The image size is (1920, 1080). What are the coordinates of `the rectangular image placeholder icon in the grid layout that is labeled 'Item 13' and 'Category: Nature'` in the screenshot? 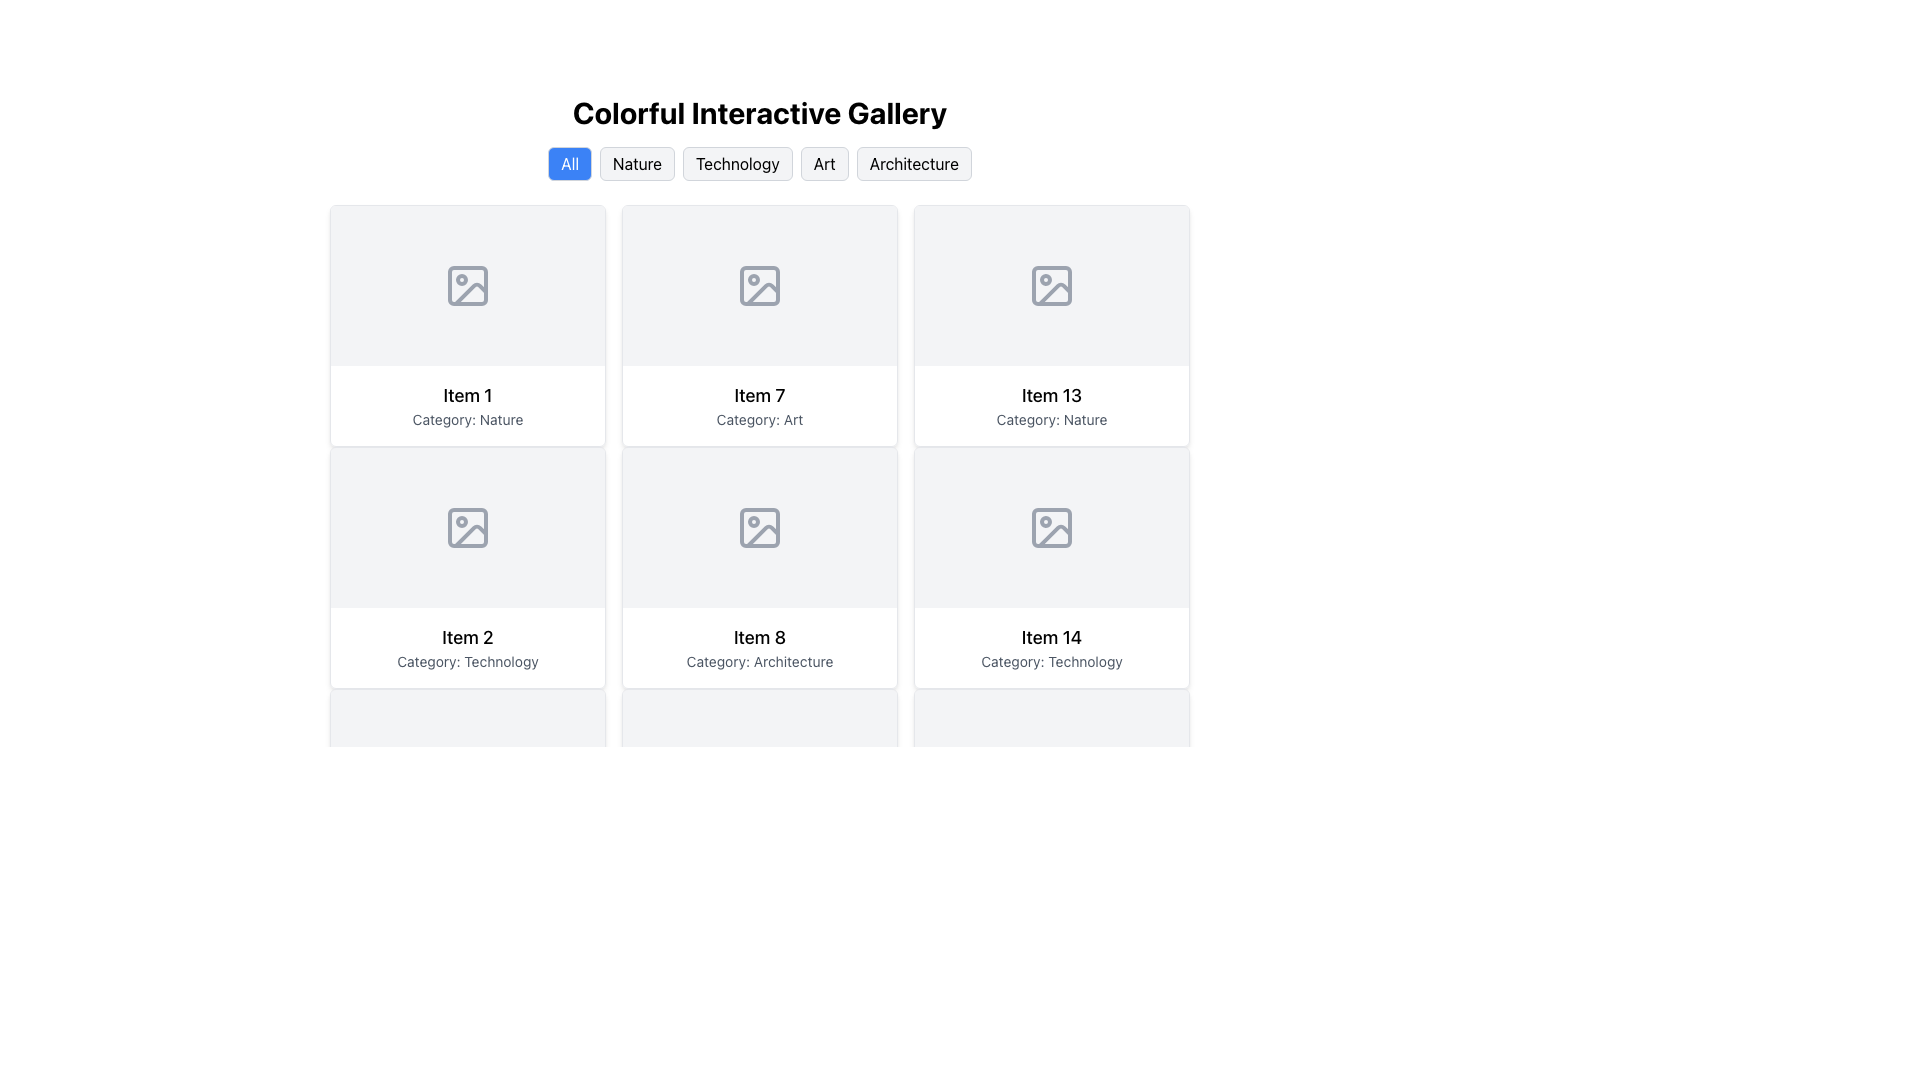 It's located at (1050, 285).